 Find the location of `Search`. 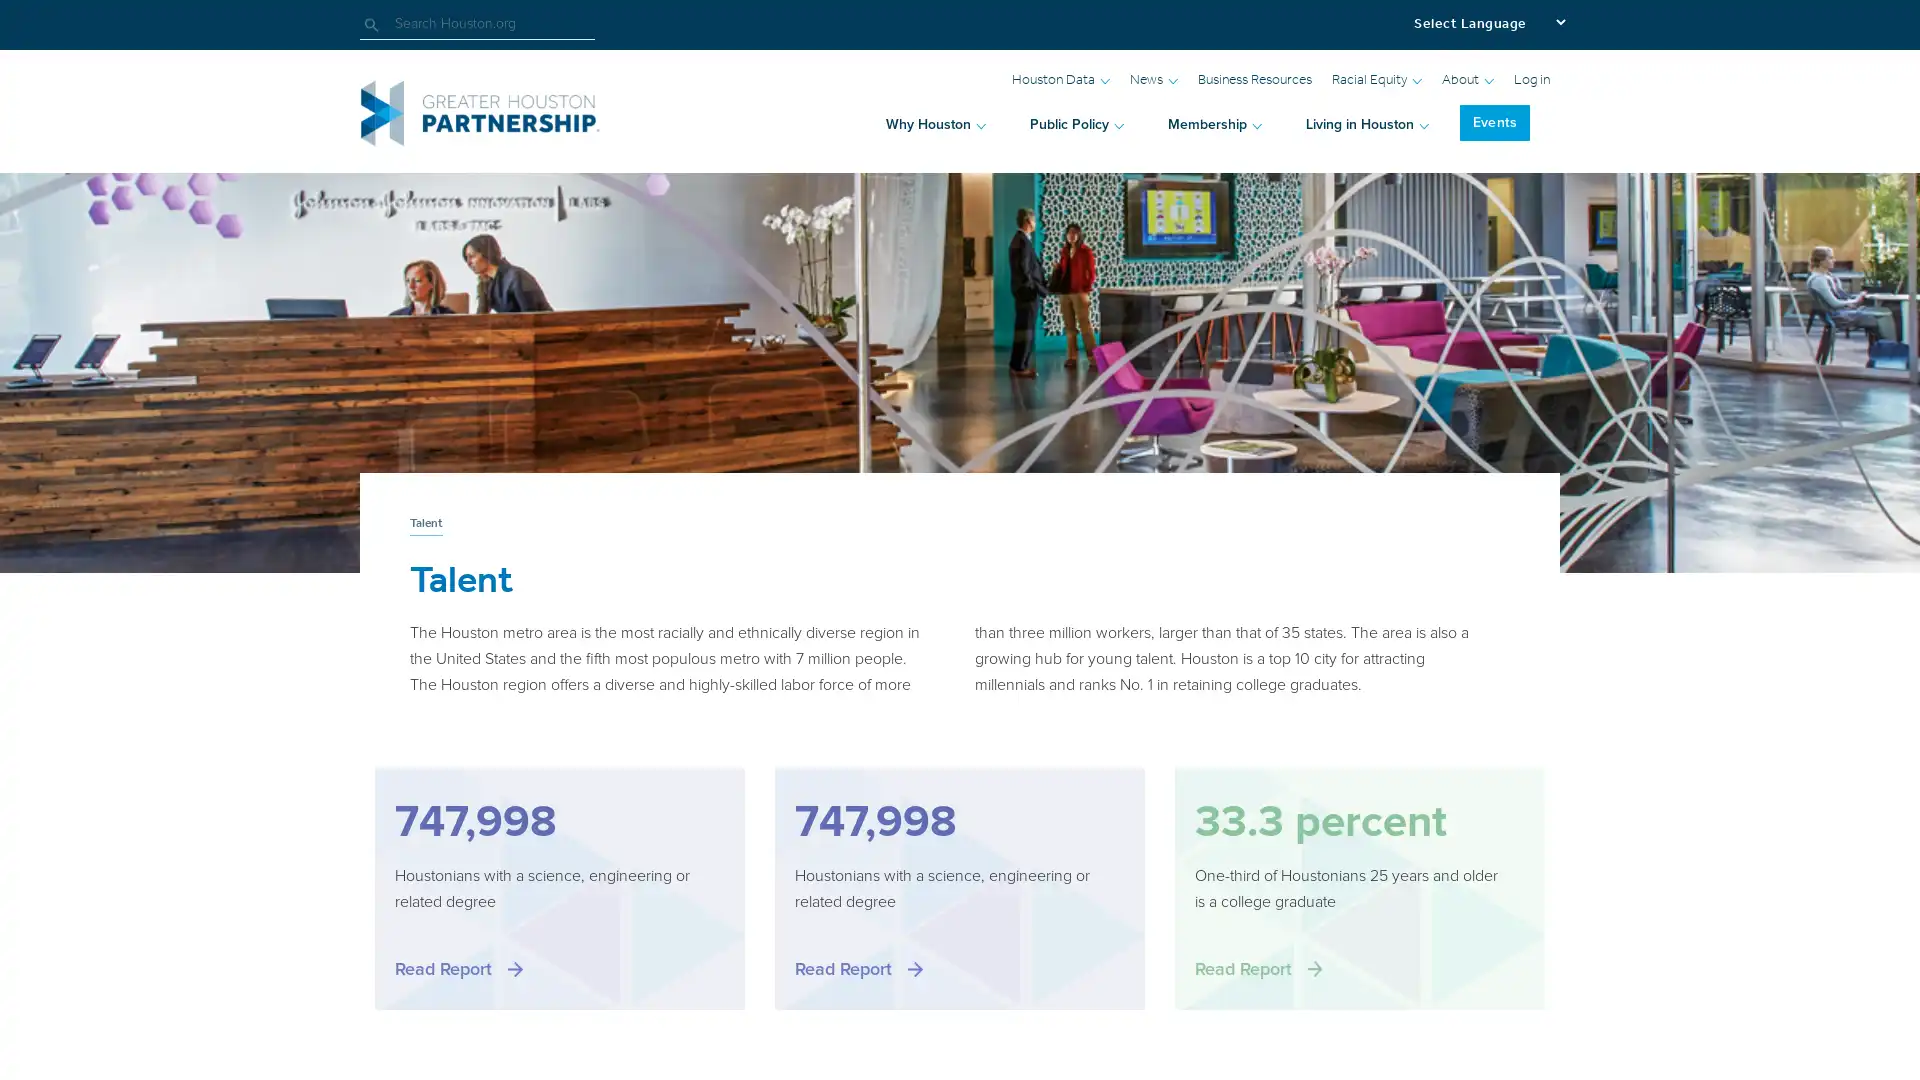

Search is located at coordinates (379, 24).